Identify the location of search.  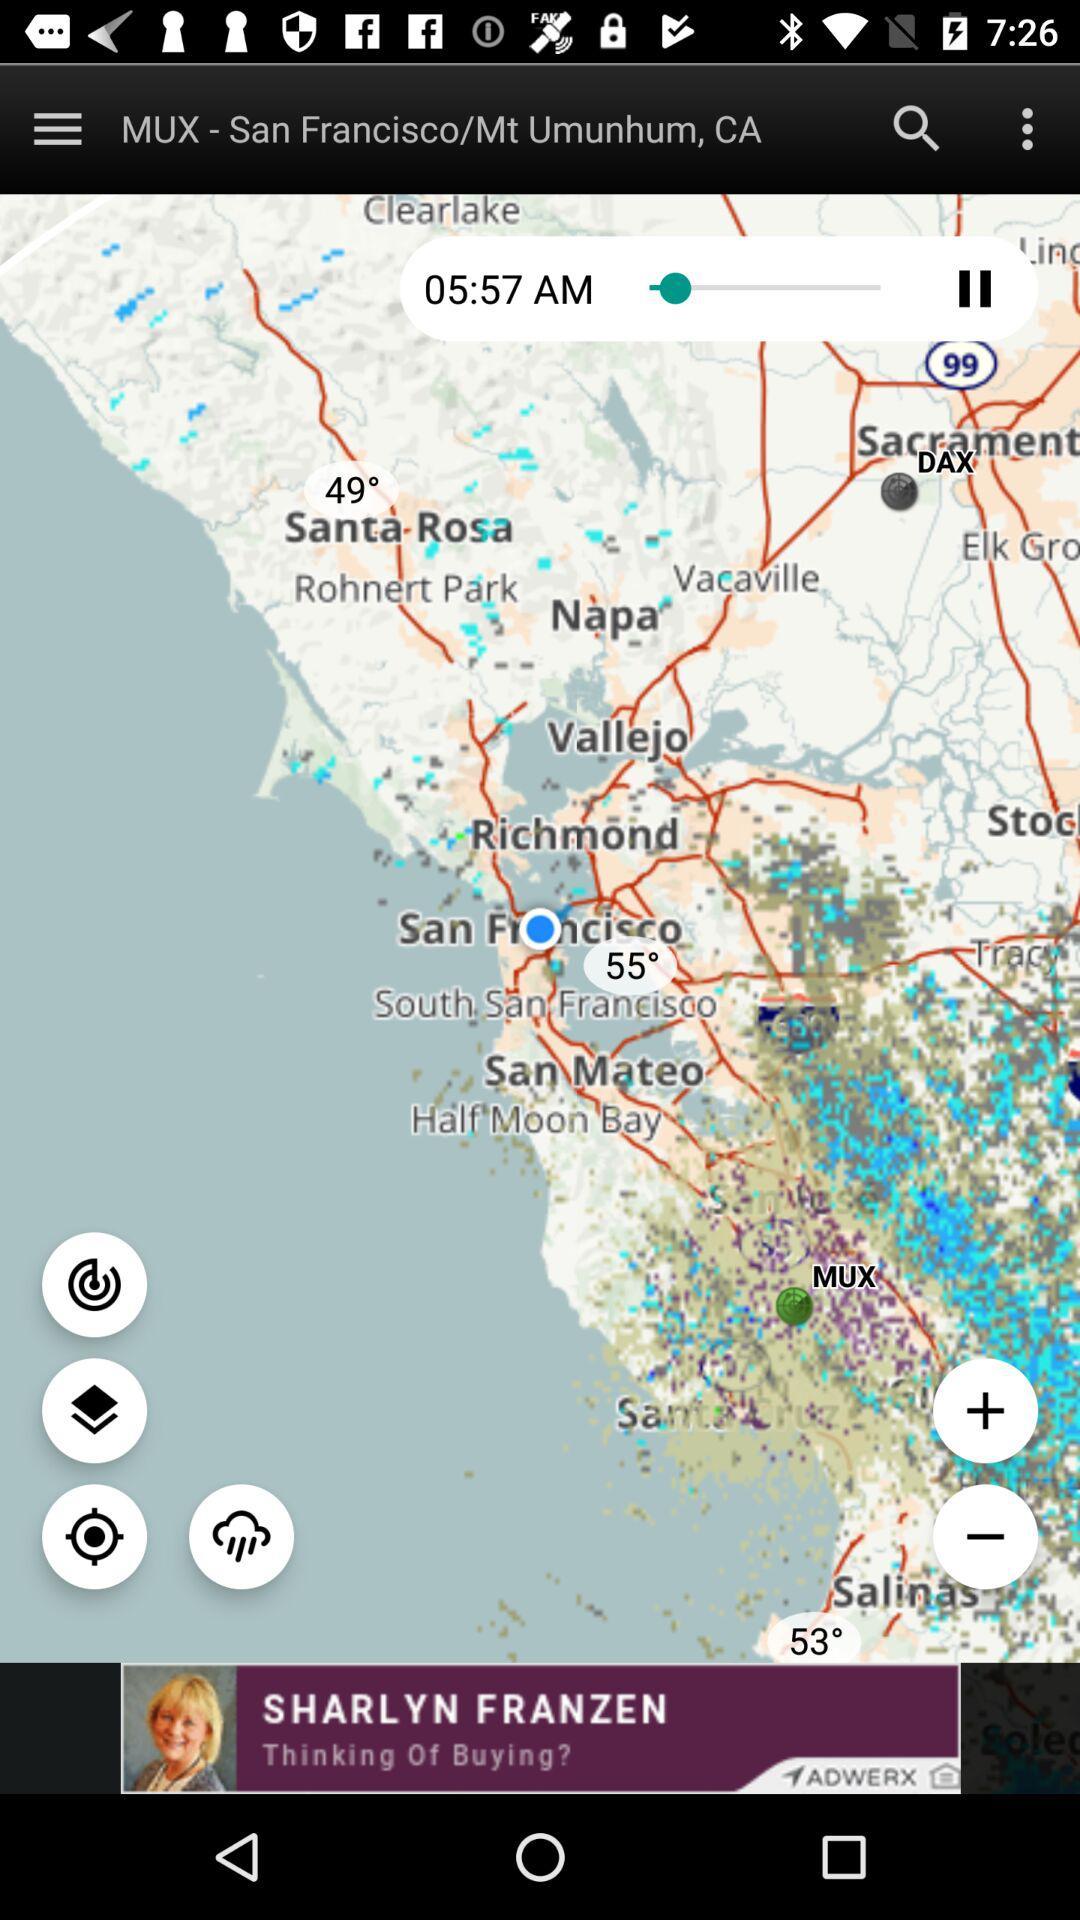
(917, 127).